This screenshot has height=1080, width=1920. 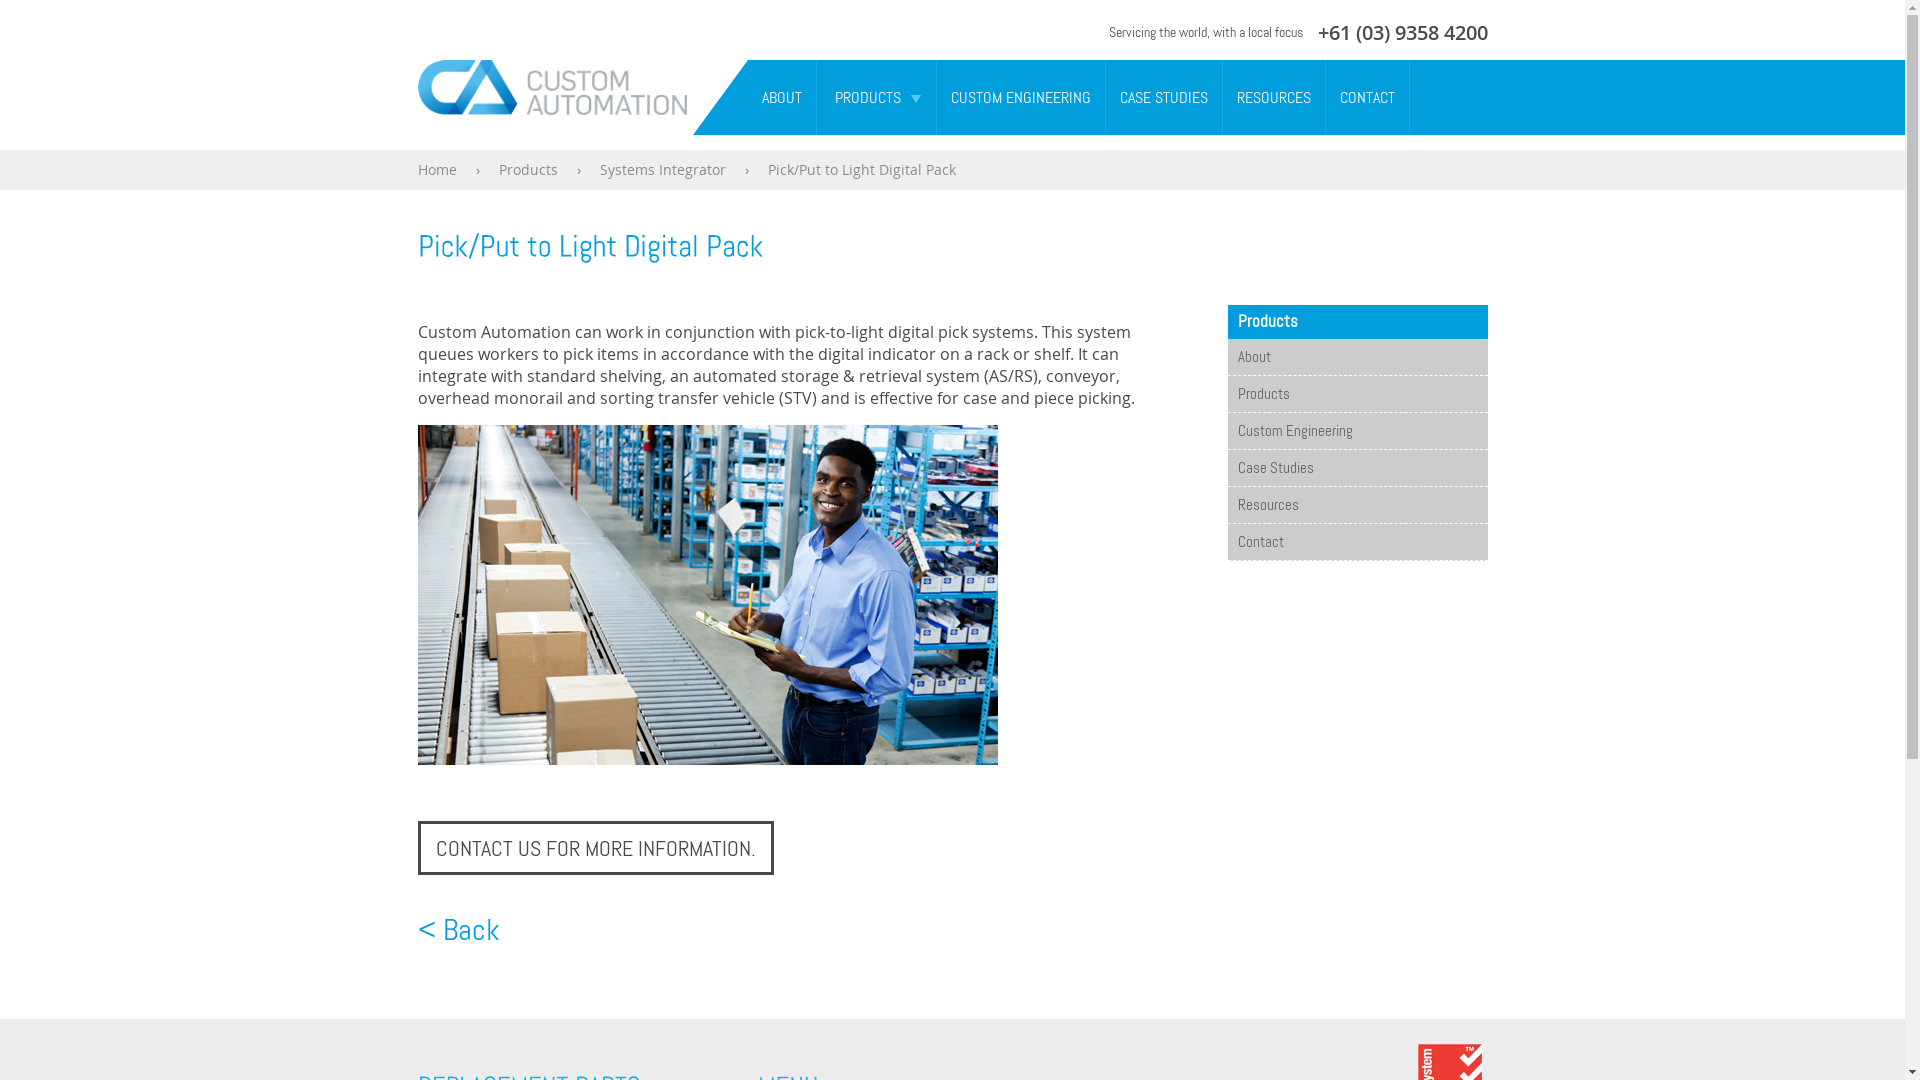 What do you see at coordinates (1357, 504) in the screenshot?
I see `'Resources'` at bounding box center [1357, 504].